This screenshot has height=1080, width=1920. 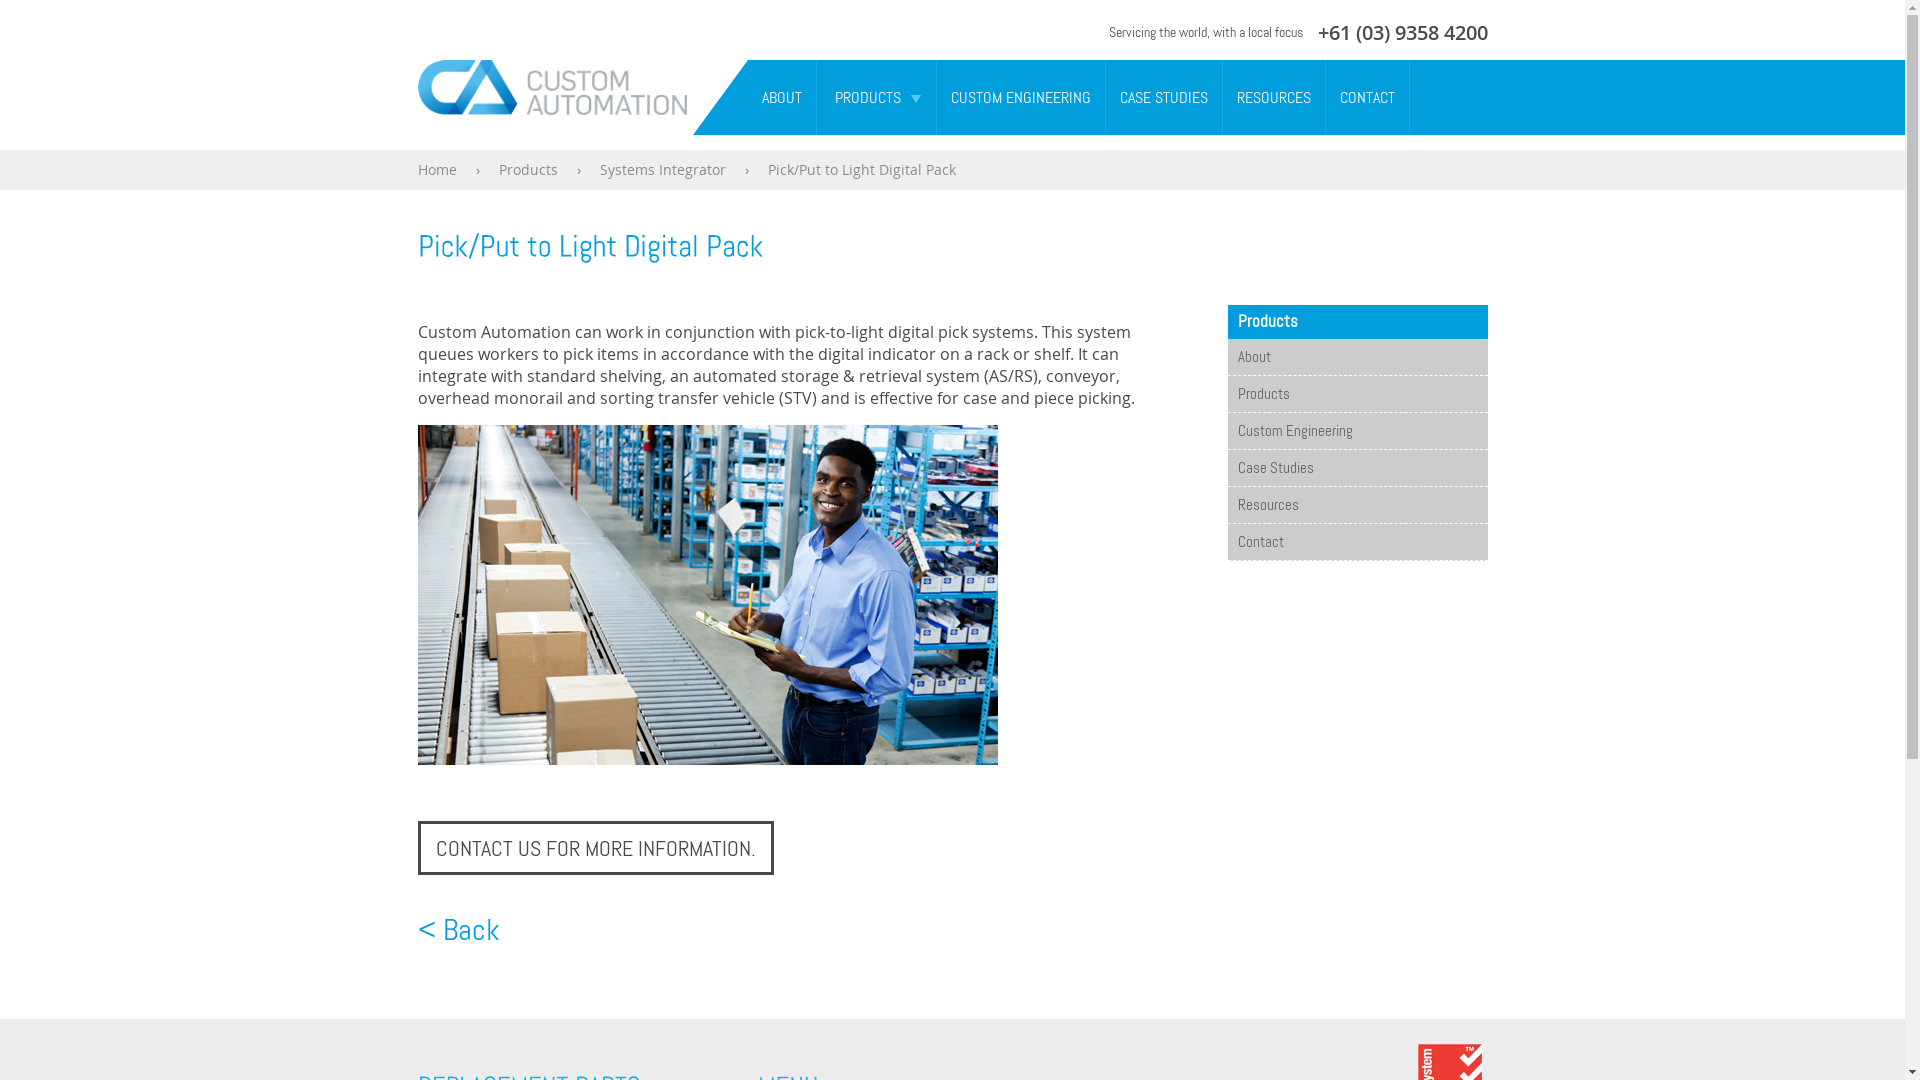 What do you see at coordinates (1357, 504) in the screenshot?
I see `'Resources'` at bounding box center [1357, 504].